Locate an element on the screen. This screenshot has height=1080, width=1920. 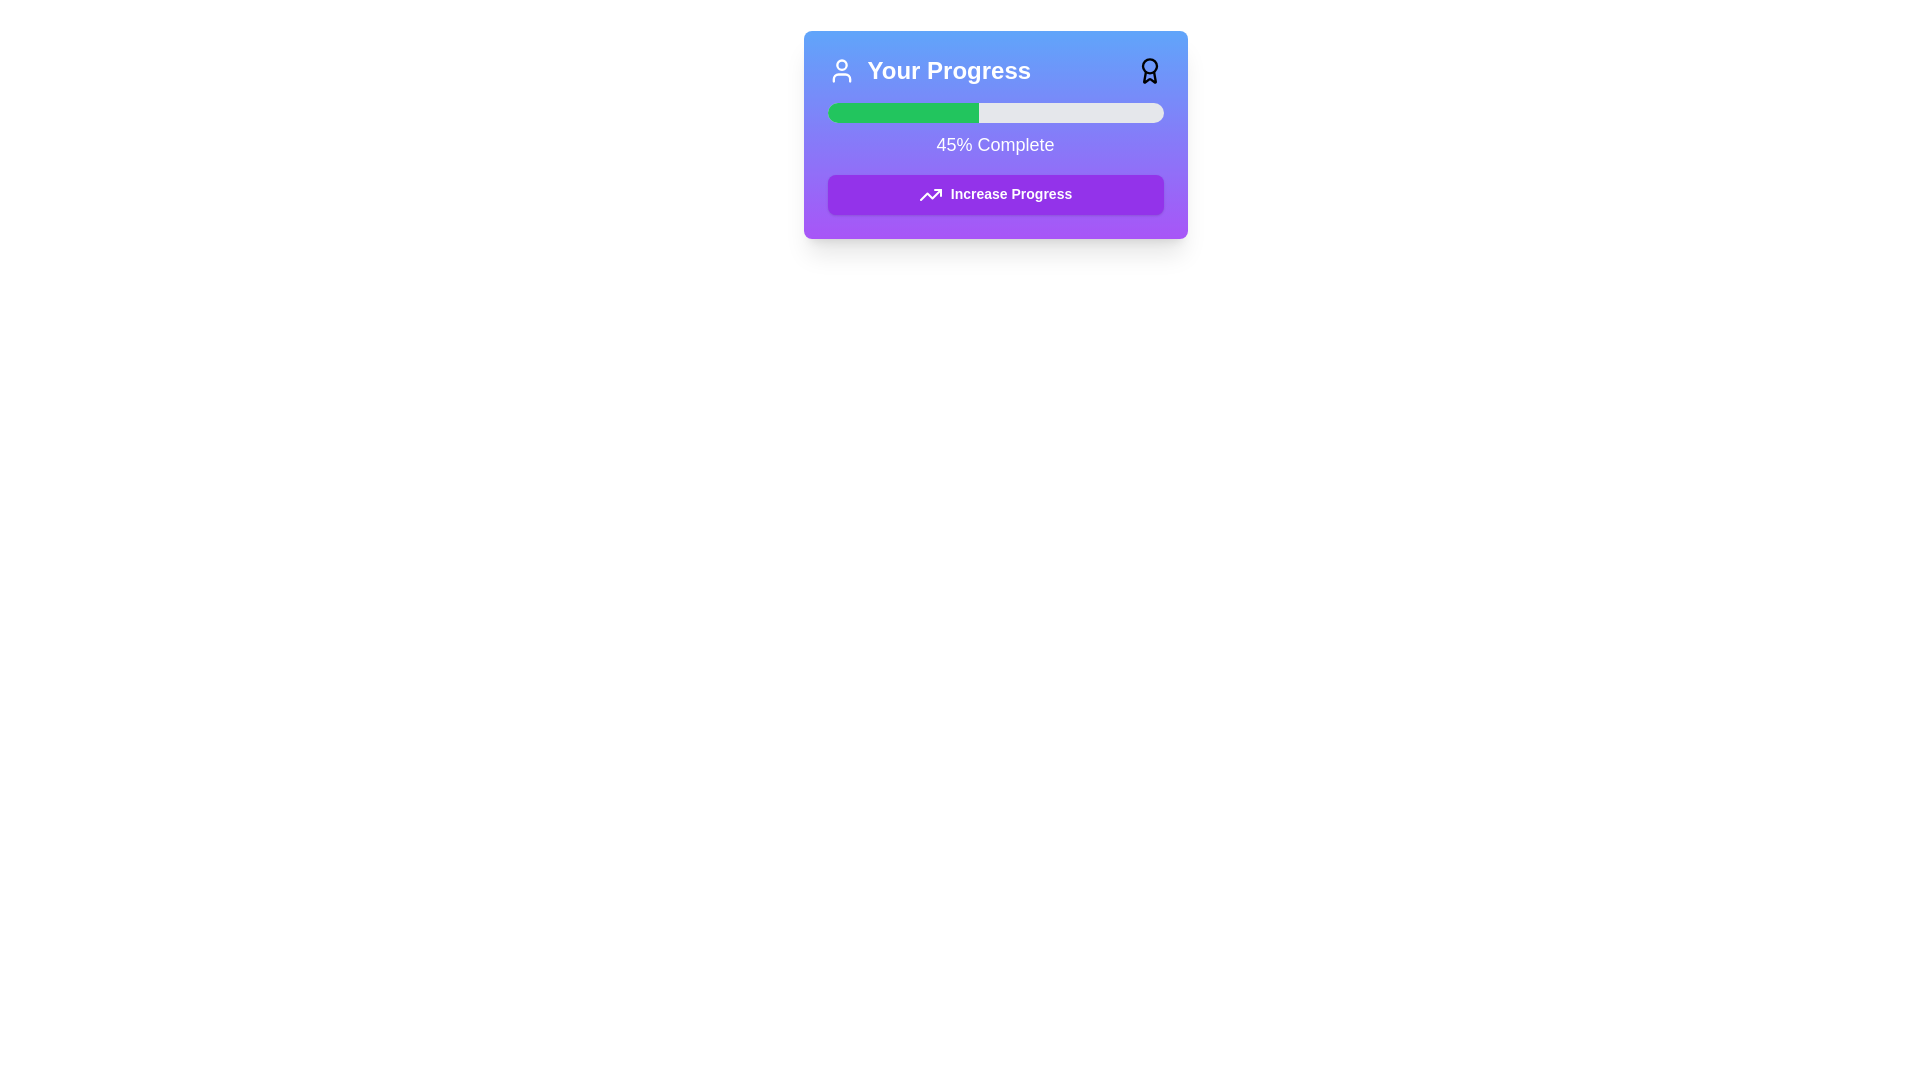
the small circular decorative element located at the top-right corner of the user icon within the progress card is located at coordinates (841, 64).